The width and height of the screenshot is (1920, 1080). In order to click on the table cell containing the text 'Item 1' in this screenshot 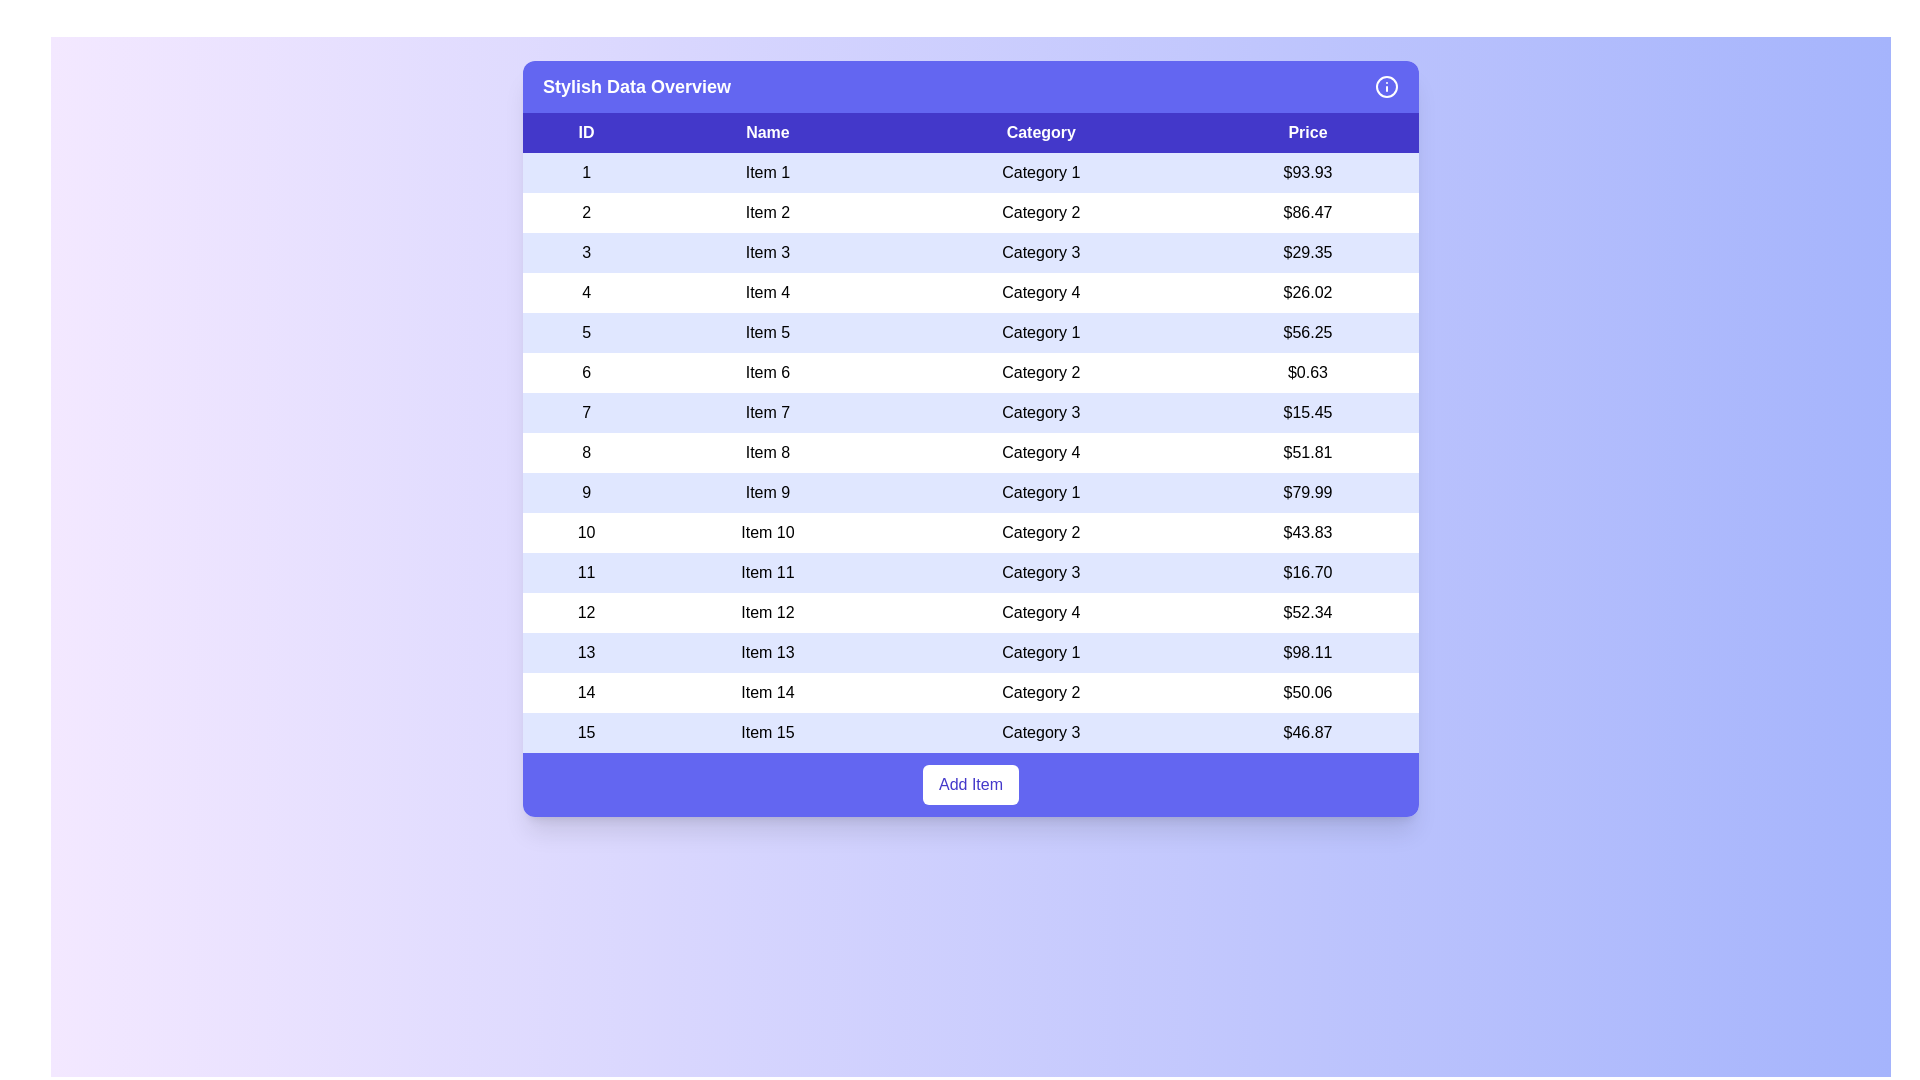, I will do `click(766, 172)`.